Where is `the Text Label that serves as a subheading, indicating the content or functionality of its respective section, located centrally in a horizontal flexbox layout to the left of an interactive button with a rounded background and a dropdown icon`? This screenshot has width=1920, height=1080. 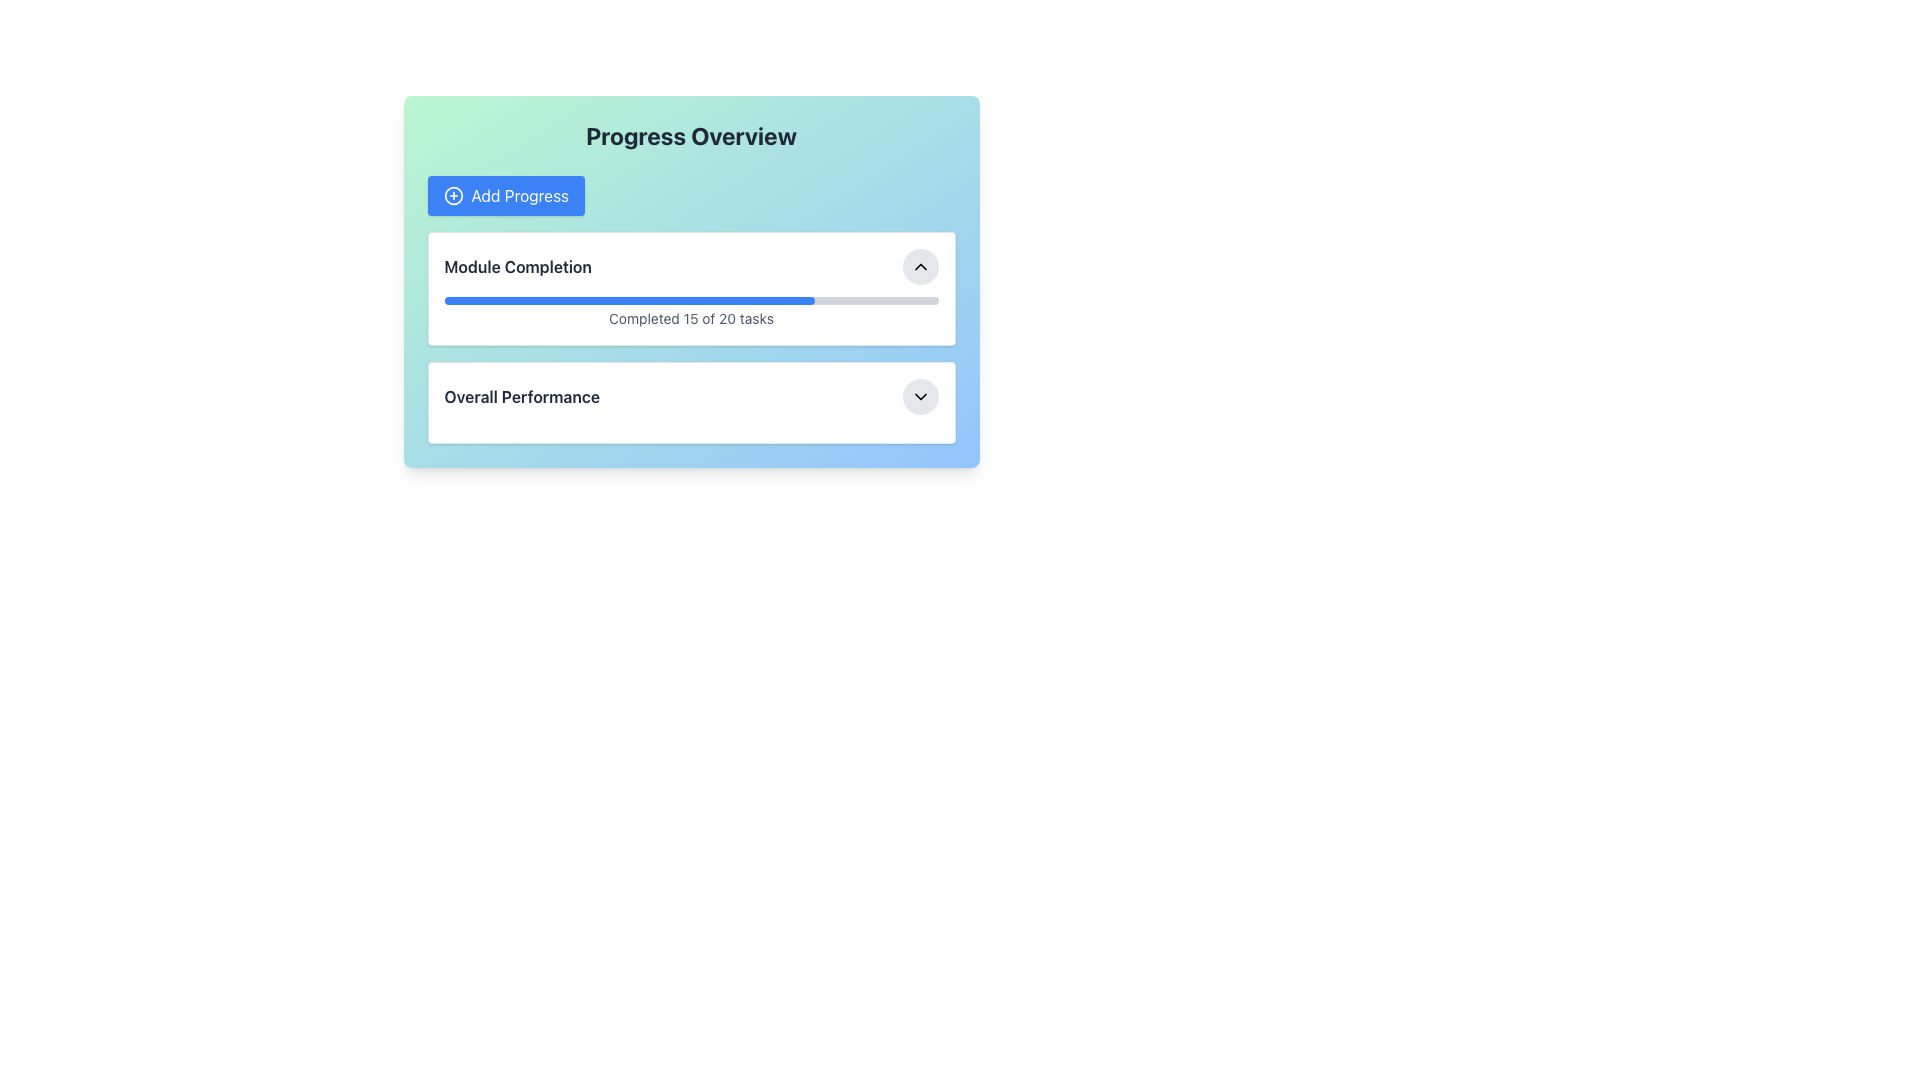 the Text Label that serves as a subheading, indicating the content or functionality of its respective section, located centrally in a horizontal flexbox layout to the left of an interactive button with a rounded background and a dropdown icon is located at coordinates (522, 397).